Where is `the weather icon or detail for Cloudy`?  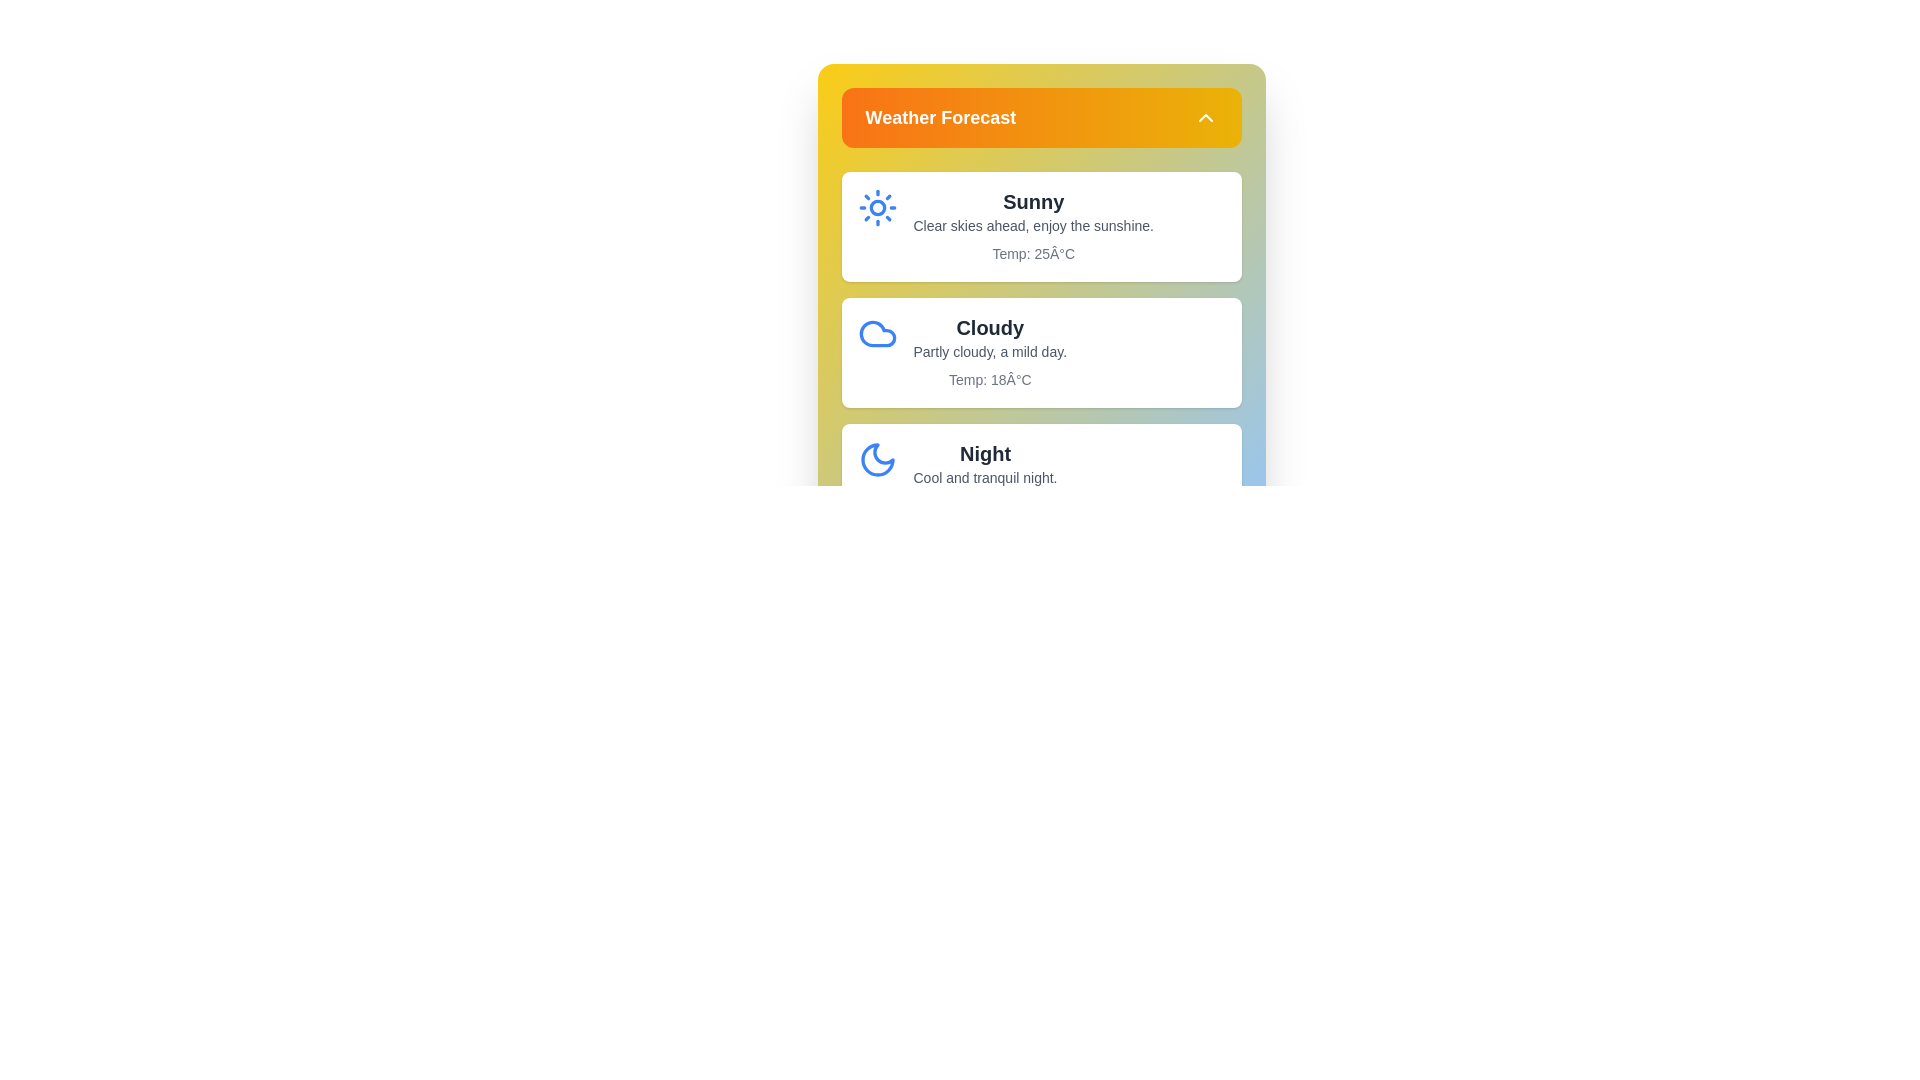
the weather icon or detail for Cloudy is located at coordinates (877, 333).